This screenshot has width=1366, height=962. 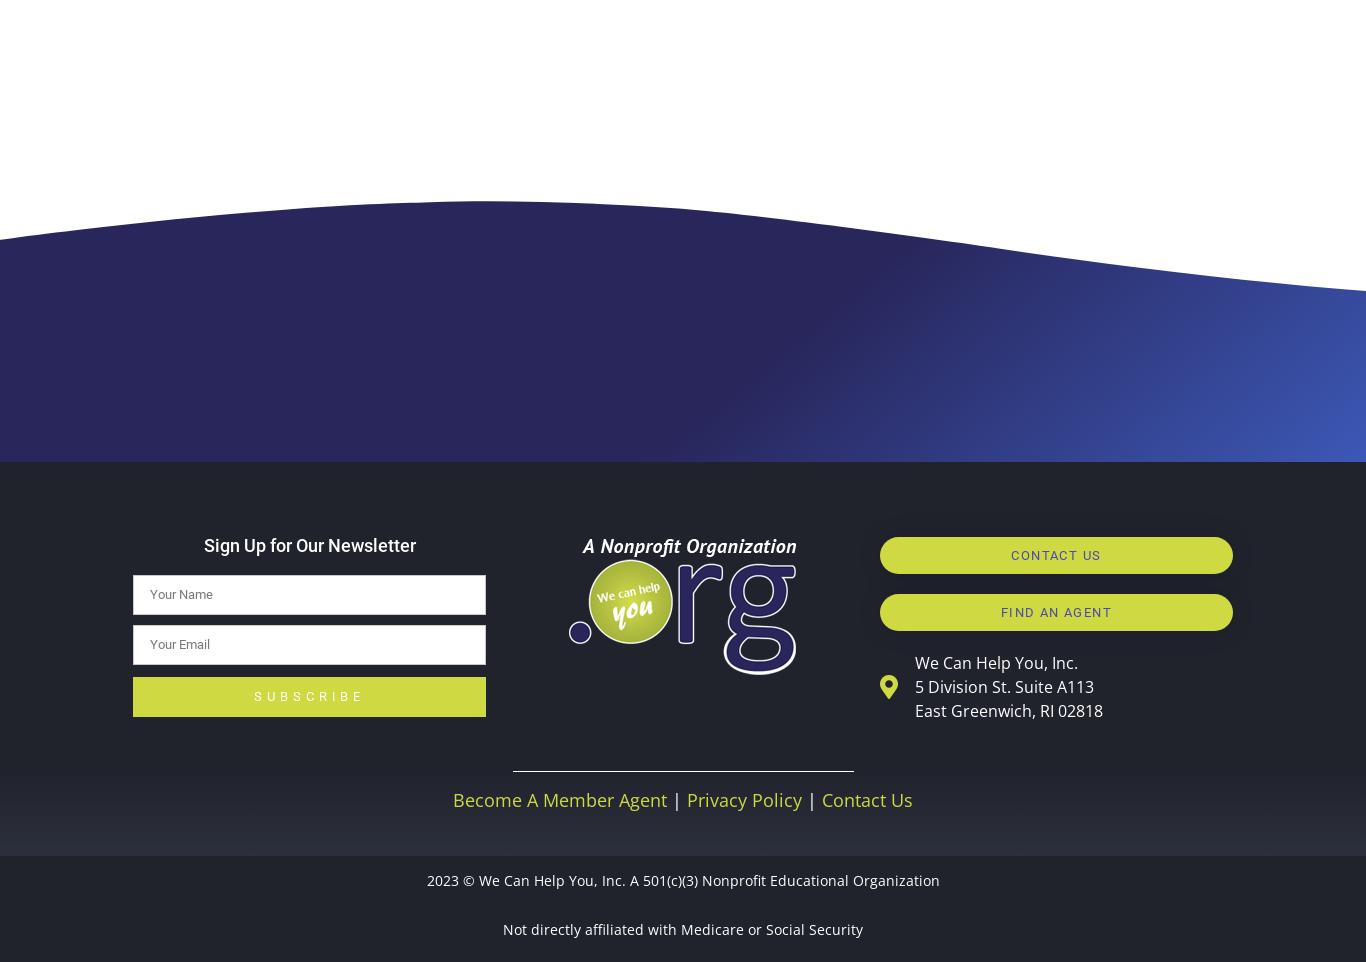 I want to click on 'We Can Help You, Inc.', so click(x=995, y=661).